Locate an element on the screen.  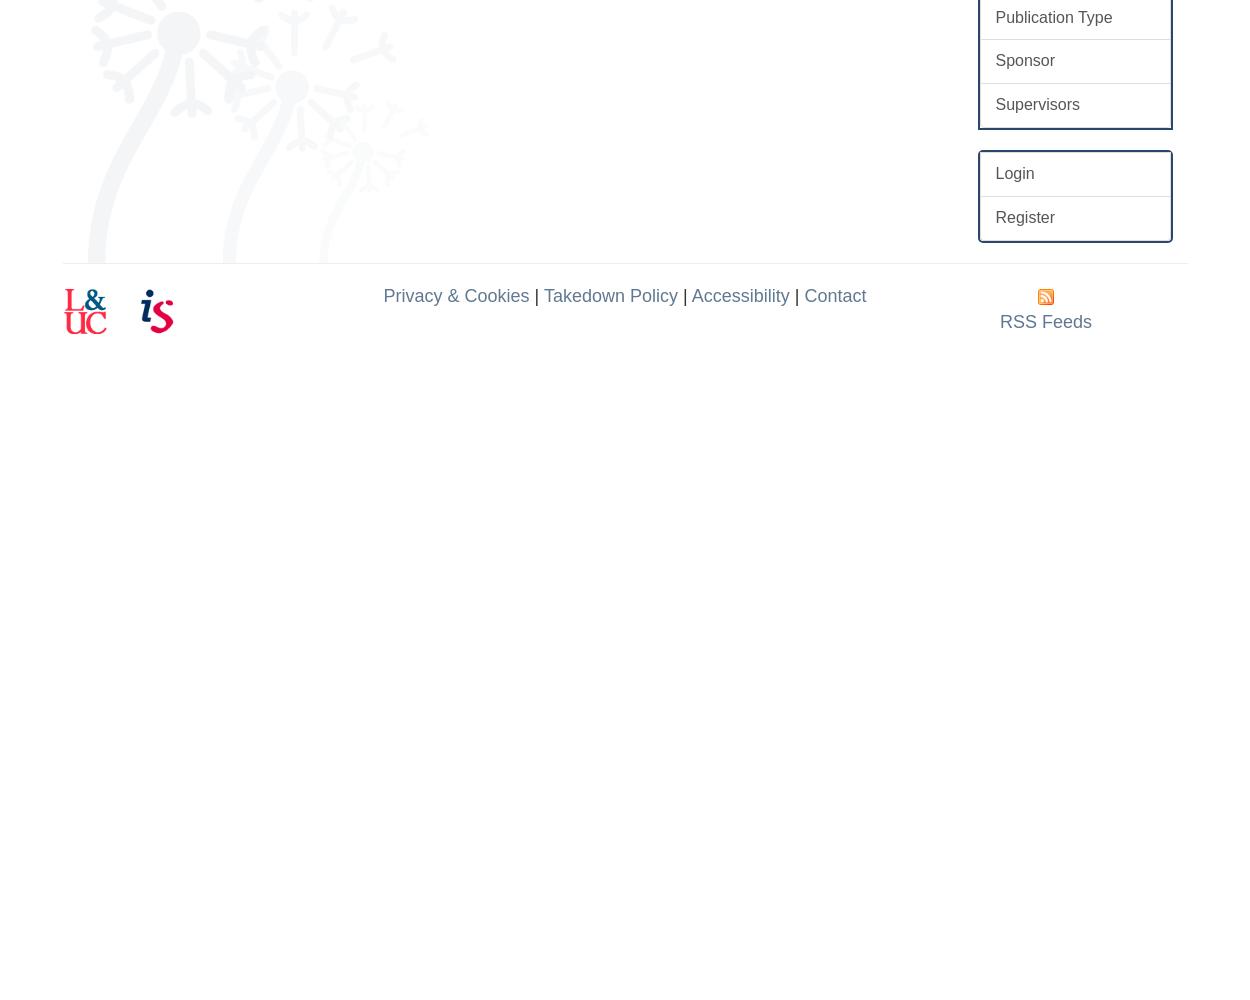
'RSS Feeds' is located at coordinates (1046, 320).